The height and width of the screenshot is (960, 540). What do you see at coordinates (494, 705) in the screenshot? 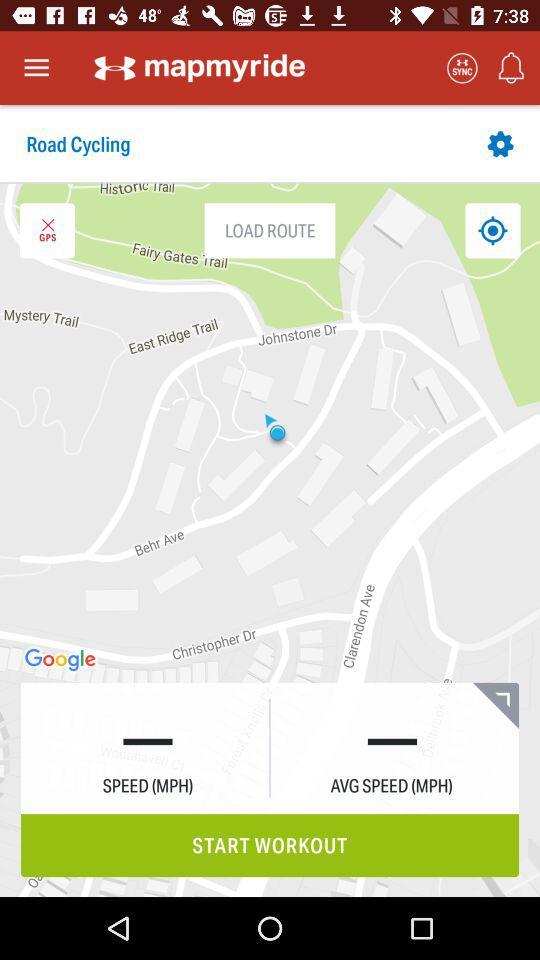
I see `the bookmark icon` at bounding box center [494, 705].